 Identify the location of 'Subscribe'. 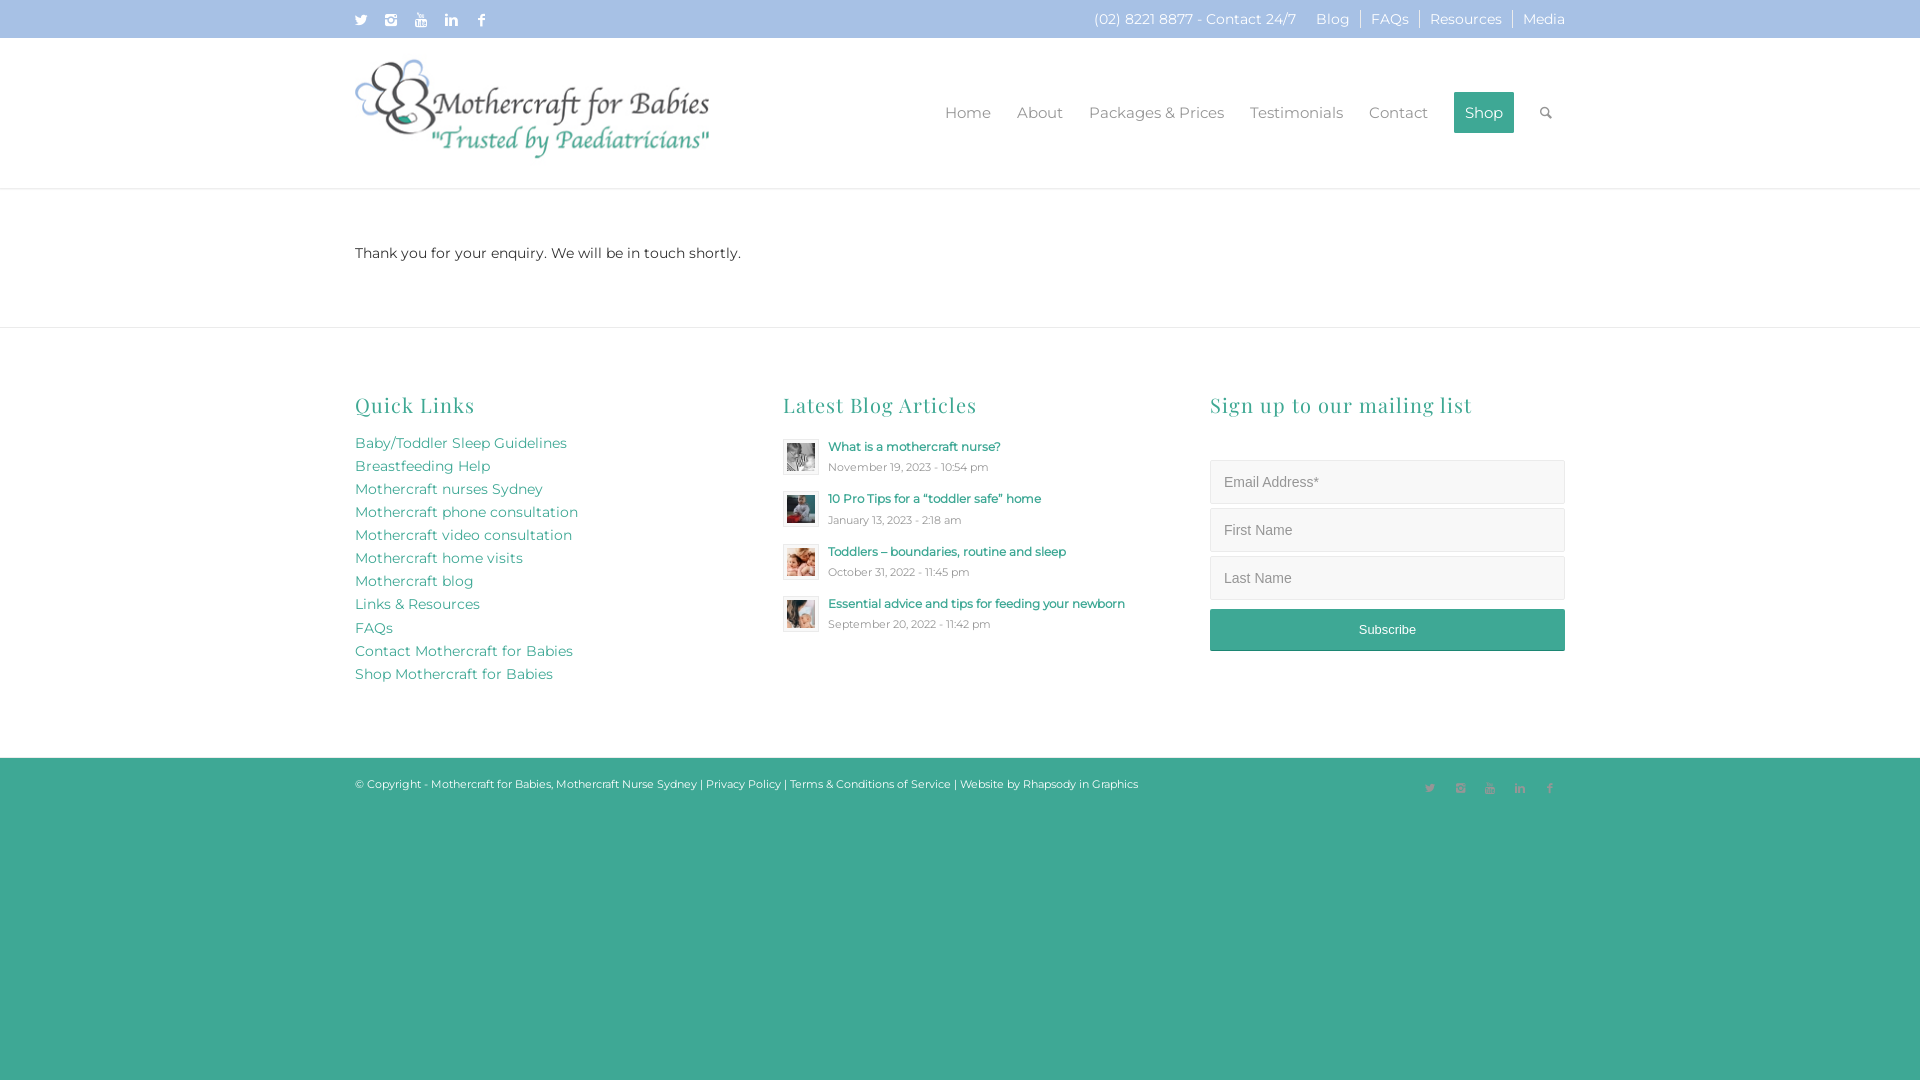
(1386, 628).